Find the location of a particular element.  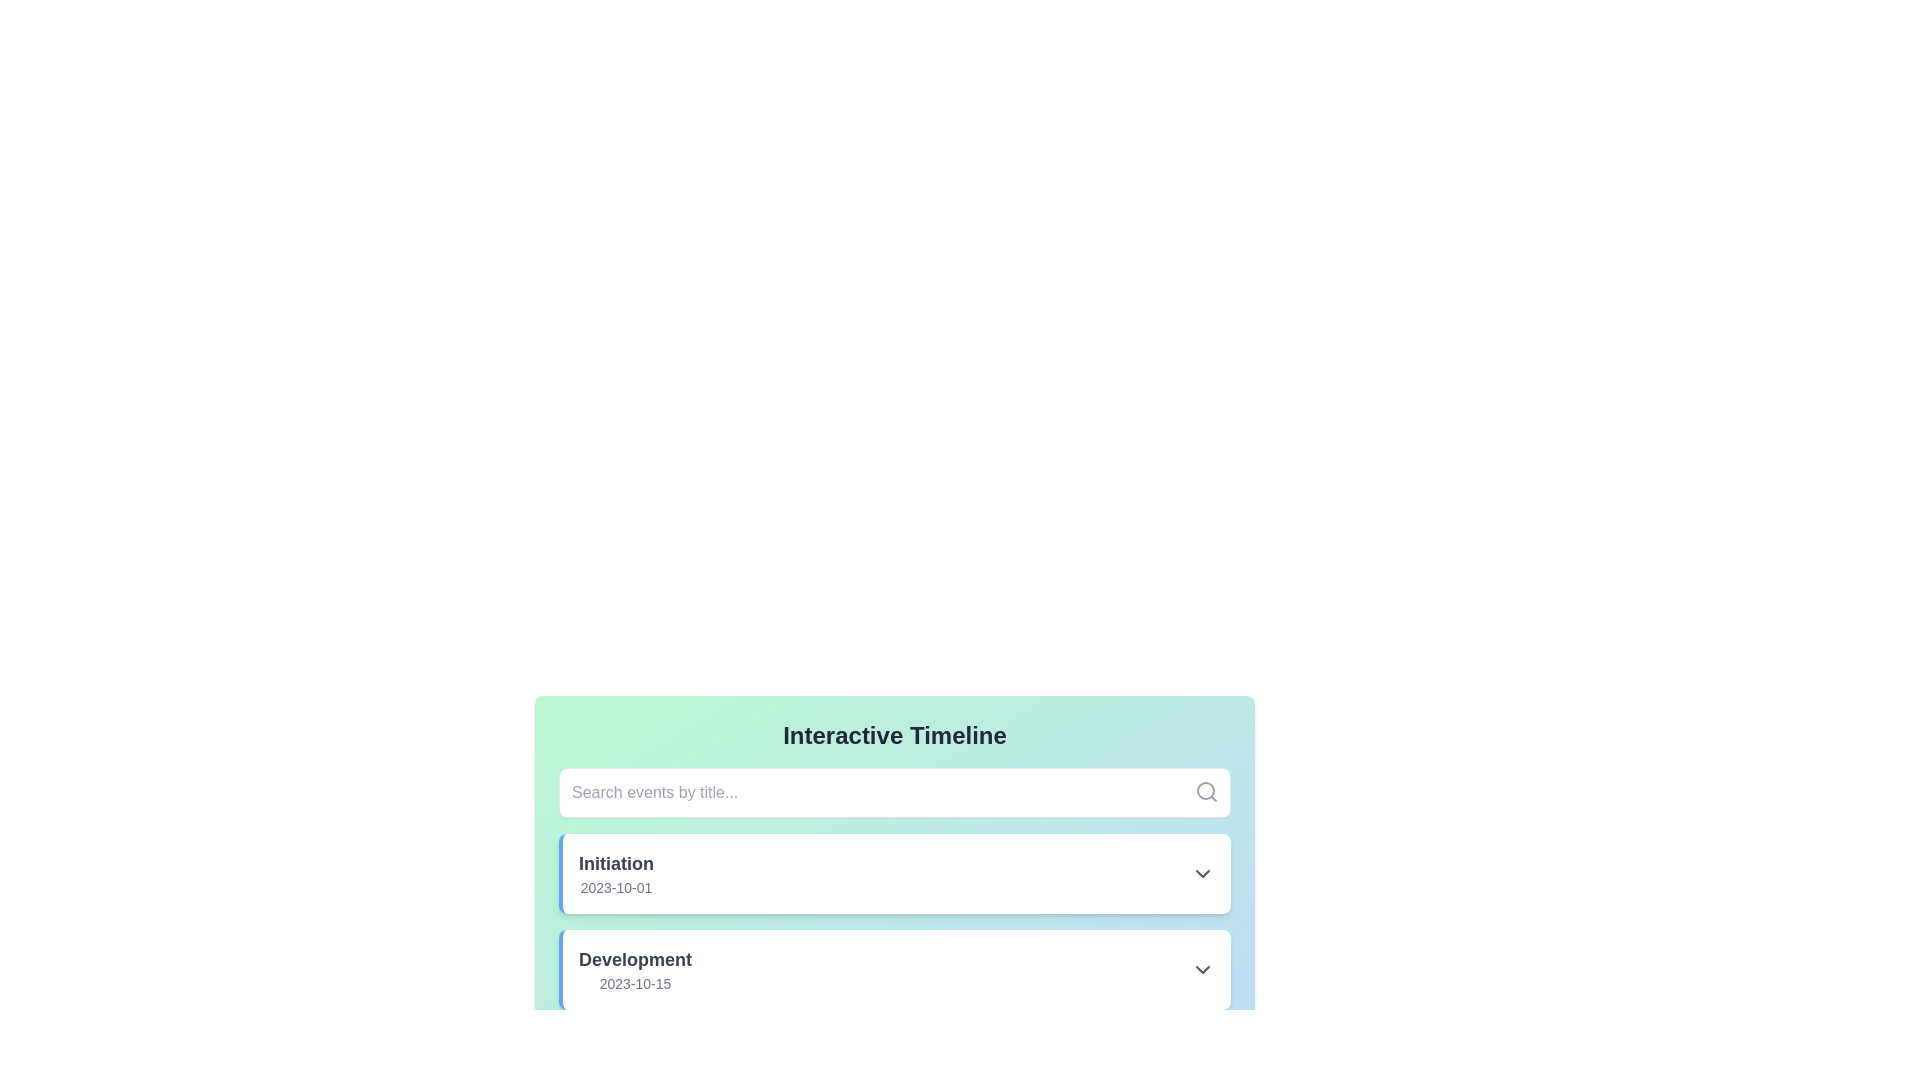

the magnifying glass icon displayed in a circular outline on the far right side of the search input field is located at coordinates (1205, 790).